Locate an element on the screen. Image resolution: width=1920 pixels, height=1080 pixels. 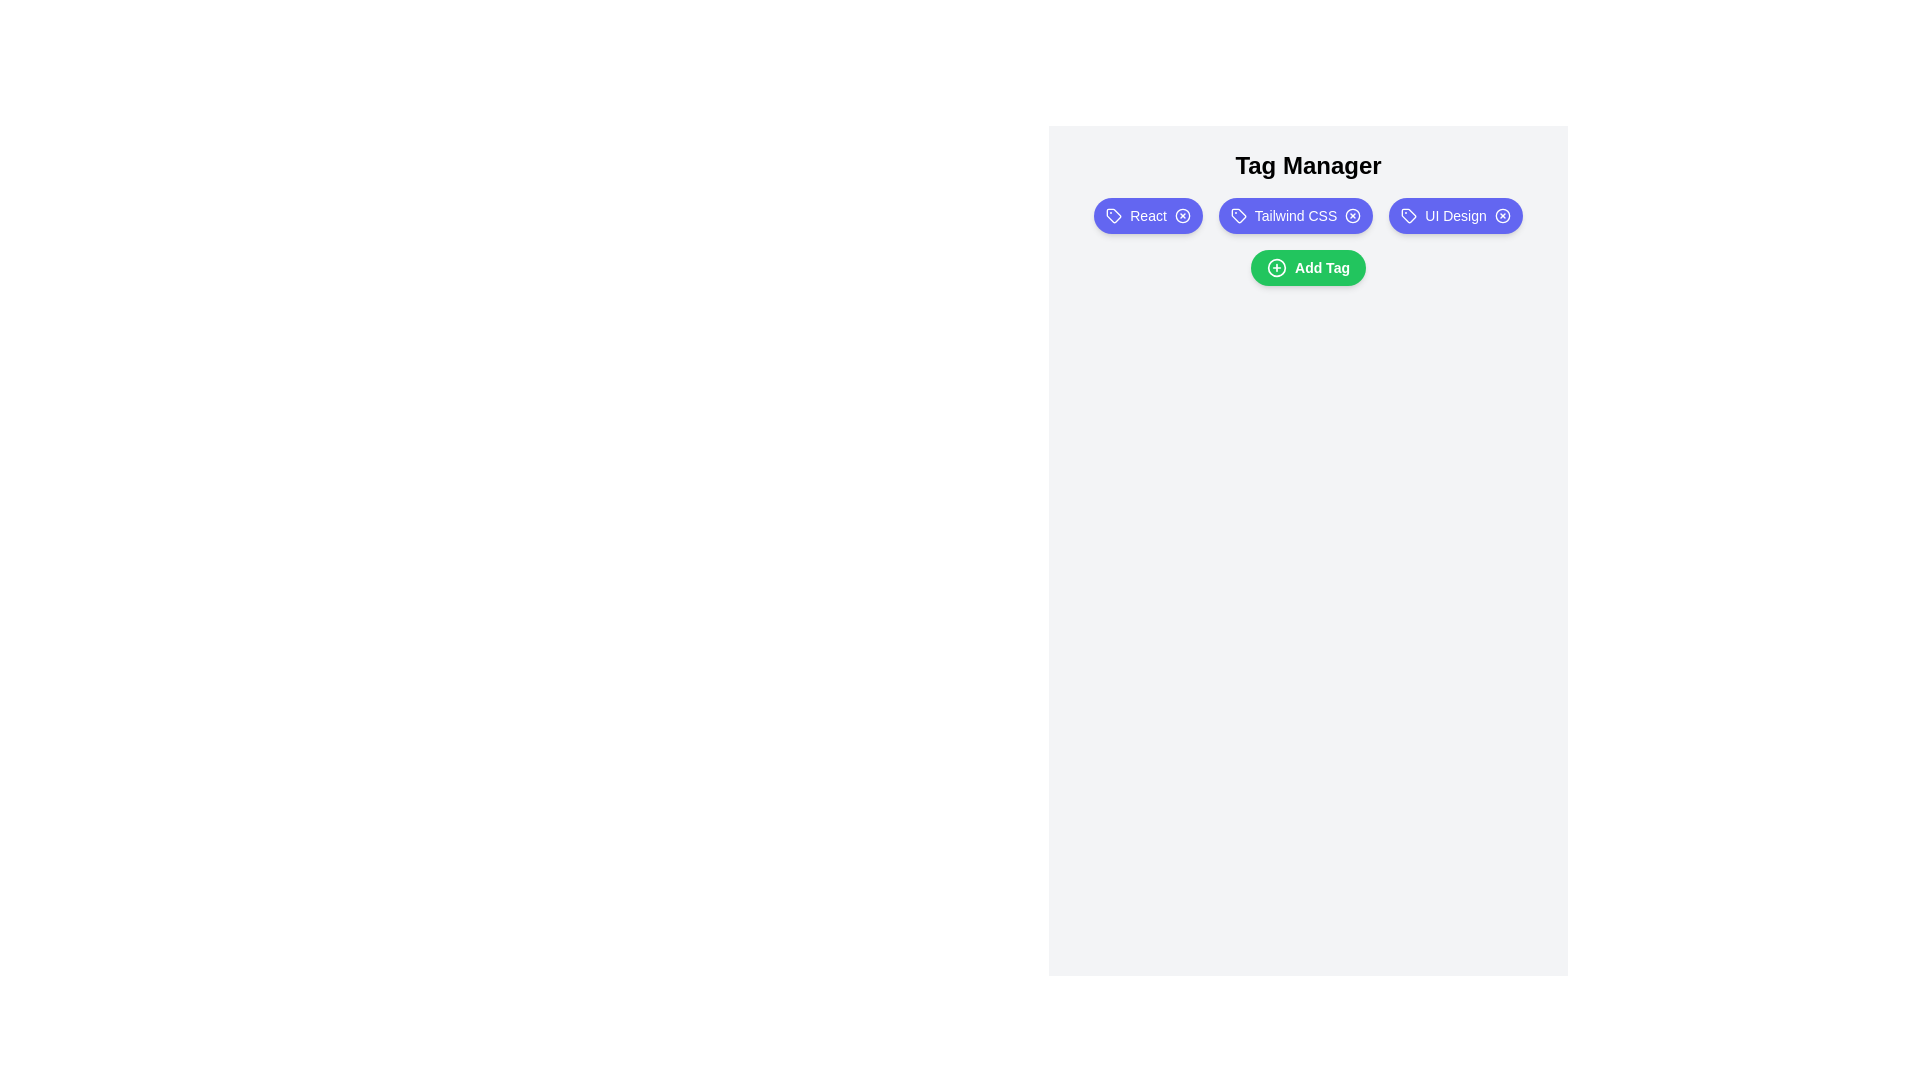
the tag labeled React by clicking its remove icon is located at coordinates (1182, 216).